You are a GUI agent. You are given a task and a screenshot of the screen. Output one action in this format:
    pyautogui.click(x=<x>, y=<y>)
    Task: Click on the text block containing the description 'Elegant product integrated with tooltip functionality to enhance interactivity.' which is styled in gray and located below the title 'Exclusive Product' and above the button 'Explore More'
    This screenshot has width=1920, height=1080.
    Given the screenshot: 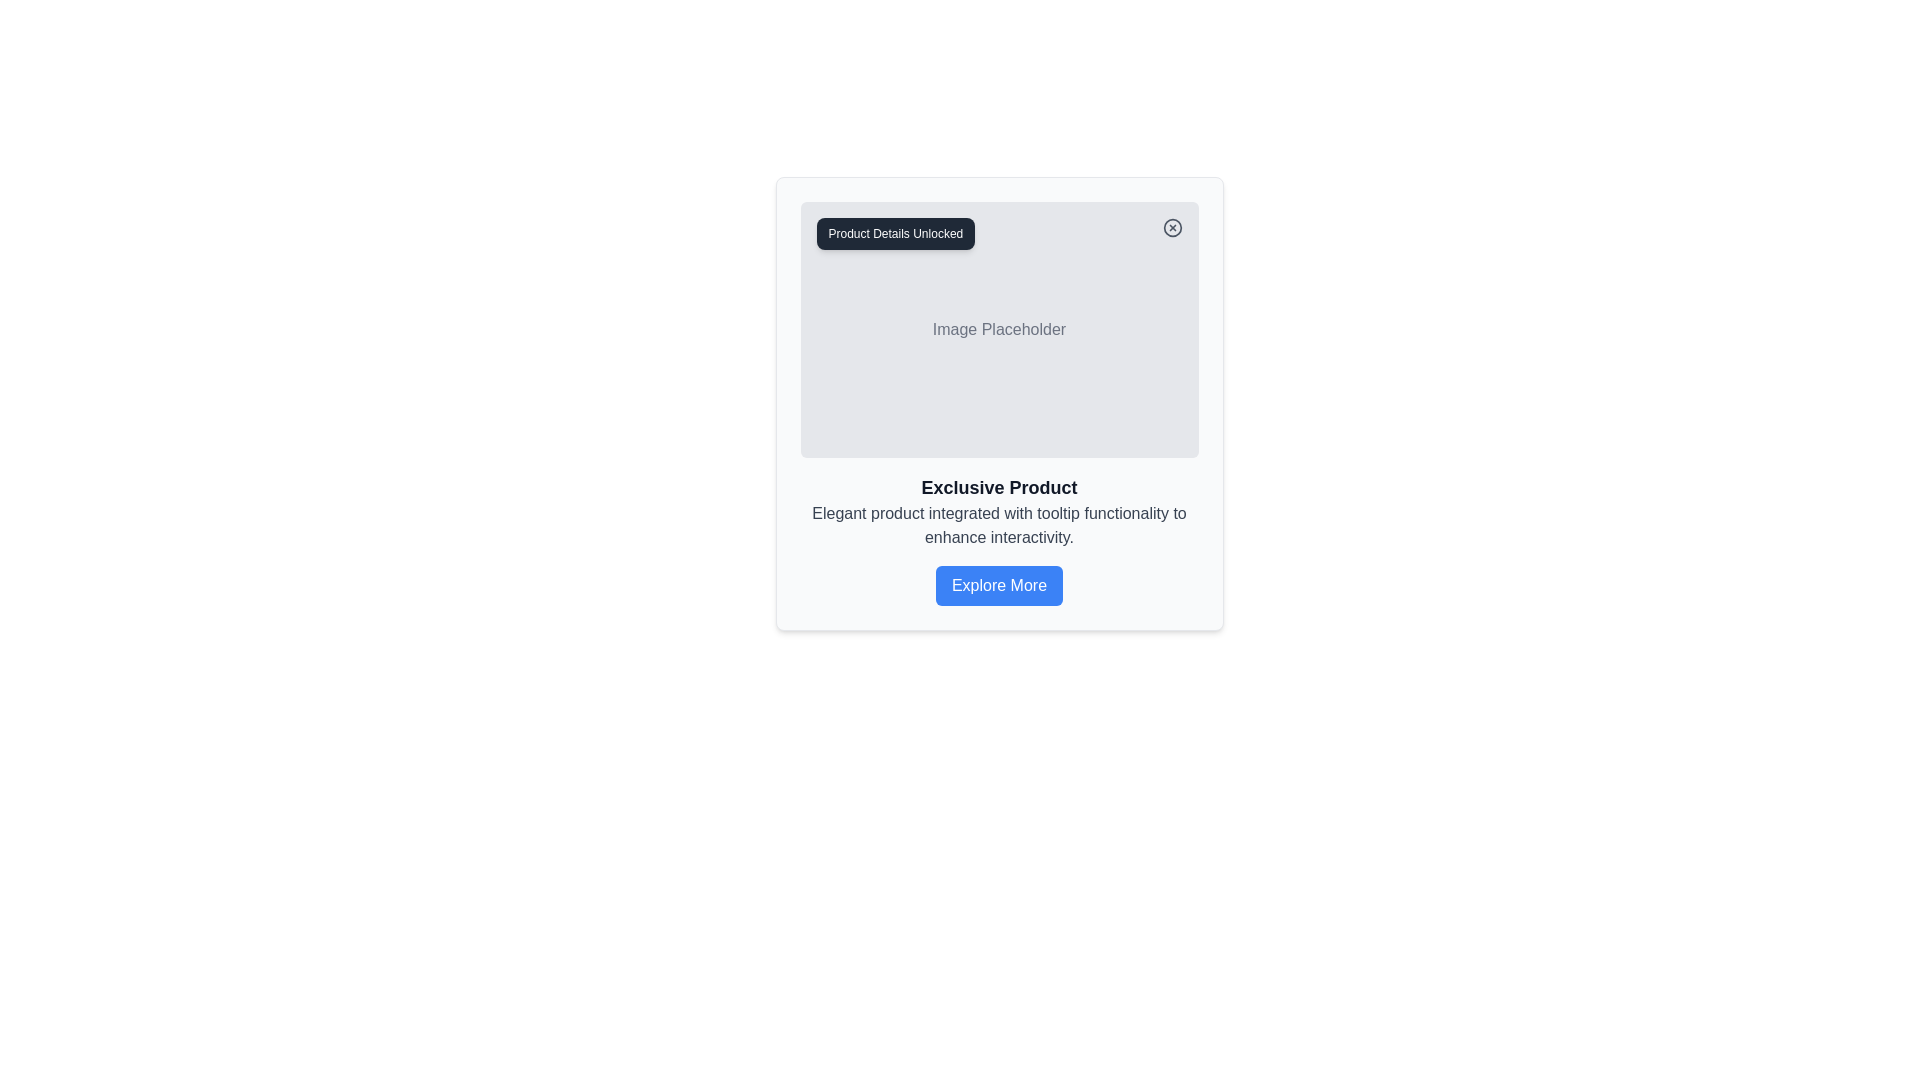 What is the action you would take?
    pyautogui.click(x=999, y=524)
    